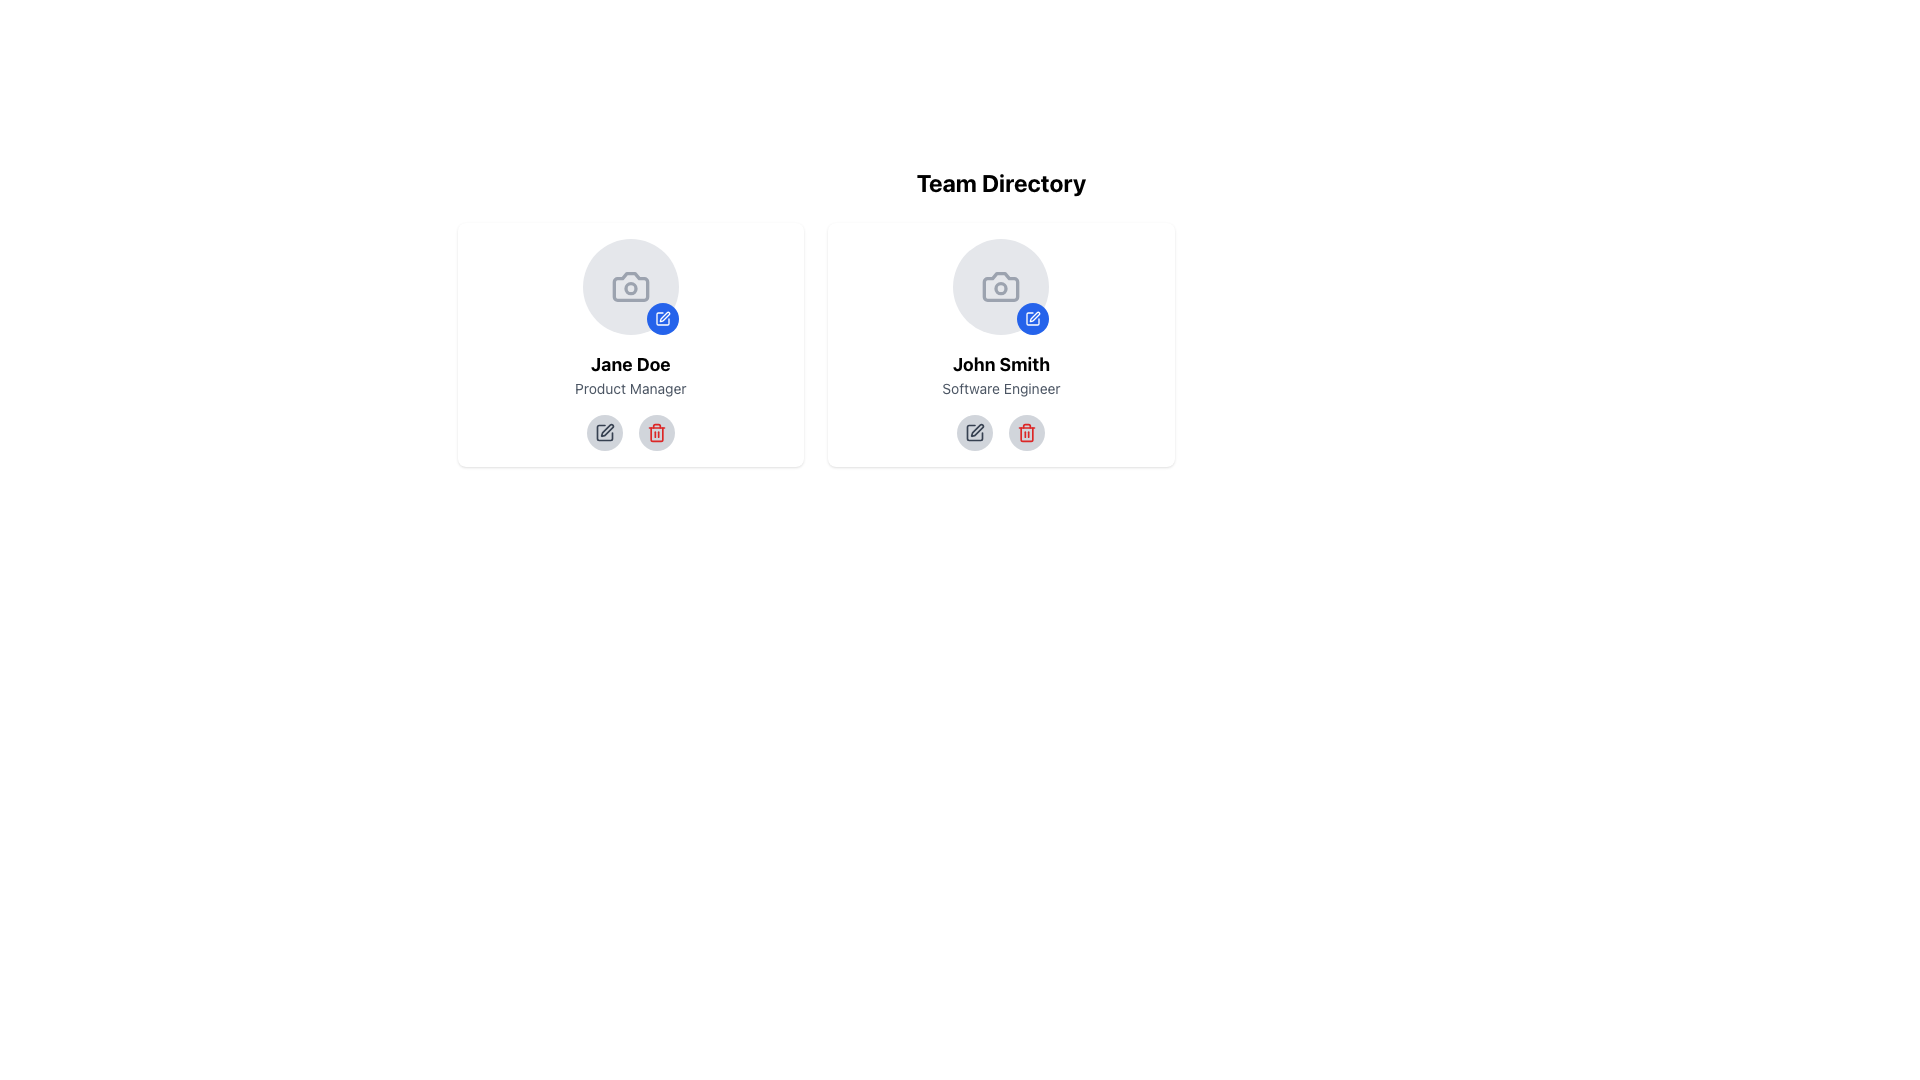  What do you see at coordinates (629, 286) in the screenshot?
I see `the profile picture area with the interactive icon overlay for repositioning within the profile card of 'Jane Doe - Product Manager.'` at bounding box center [629, 286].